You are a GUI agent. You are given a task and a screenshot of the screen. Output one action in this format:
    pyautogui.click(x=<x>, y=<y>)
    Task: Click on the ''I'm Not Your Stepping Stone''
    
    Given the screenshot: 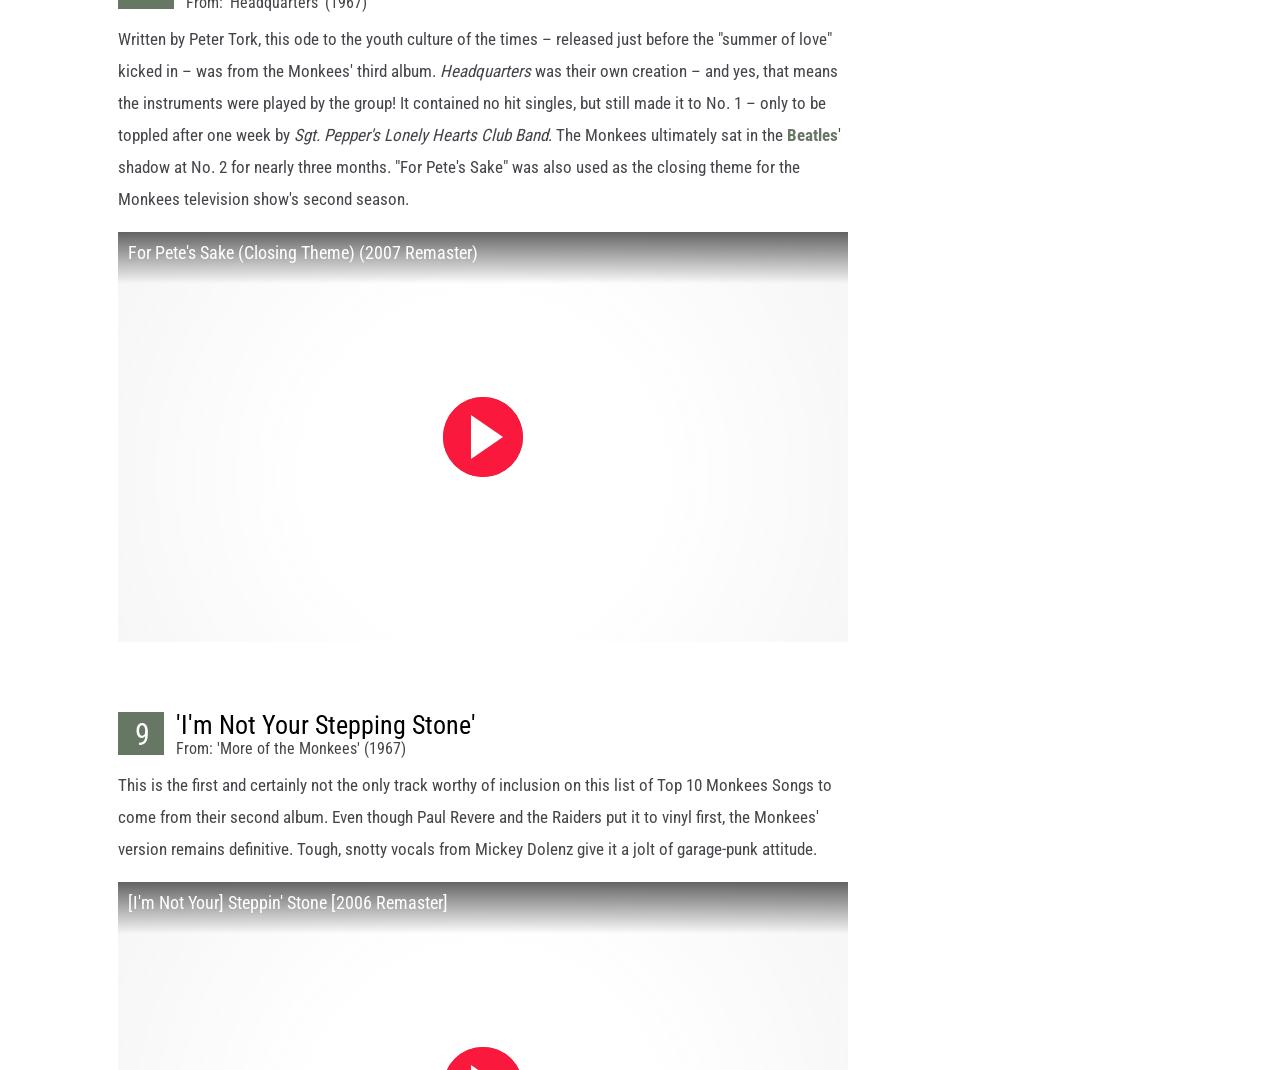 What is the action you would take?
    pyautogui.click(x=325, y=742)
    